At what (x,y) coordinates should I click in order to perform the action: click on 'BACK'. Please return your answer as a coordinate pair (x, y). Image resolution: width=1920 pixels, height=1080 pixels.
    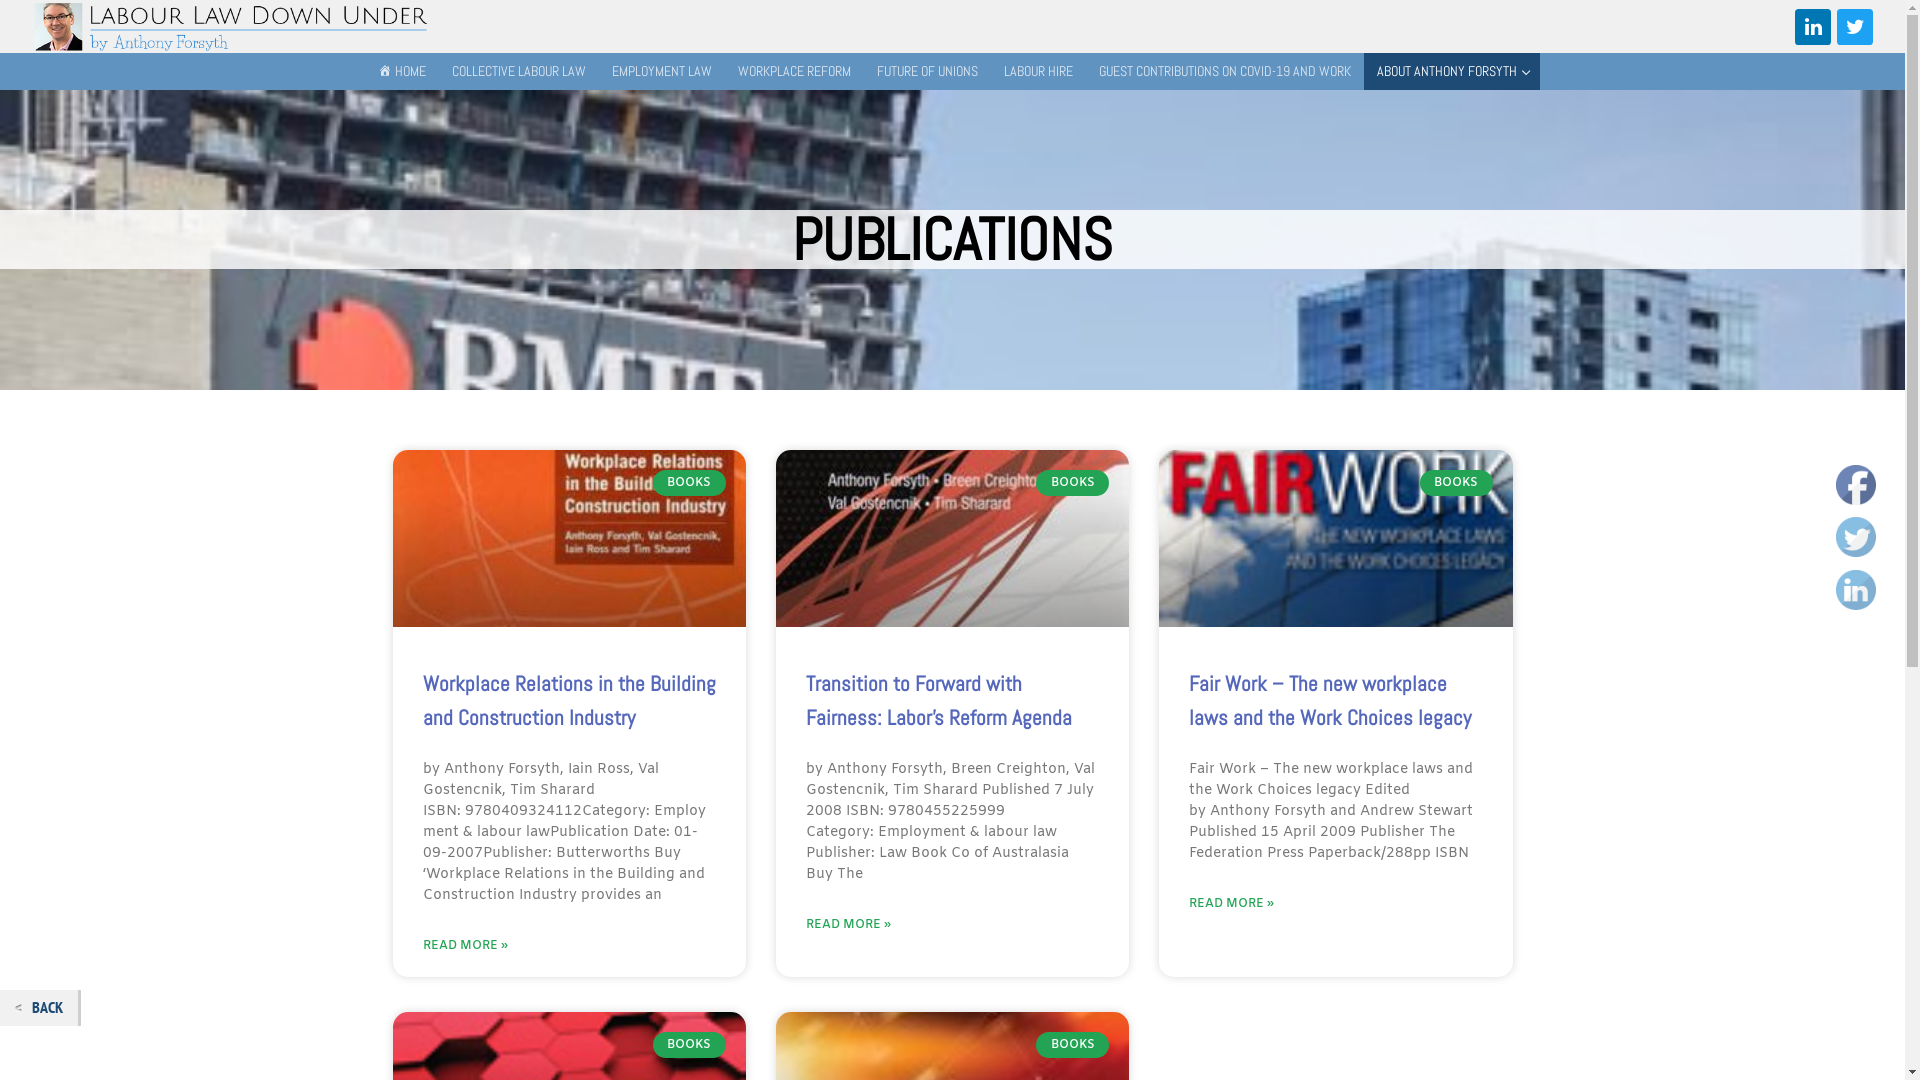
    Looking at the image, I should click on (38, 1007).